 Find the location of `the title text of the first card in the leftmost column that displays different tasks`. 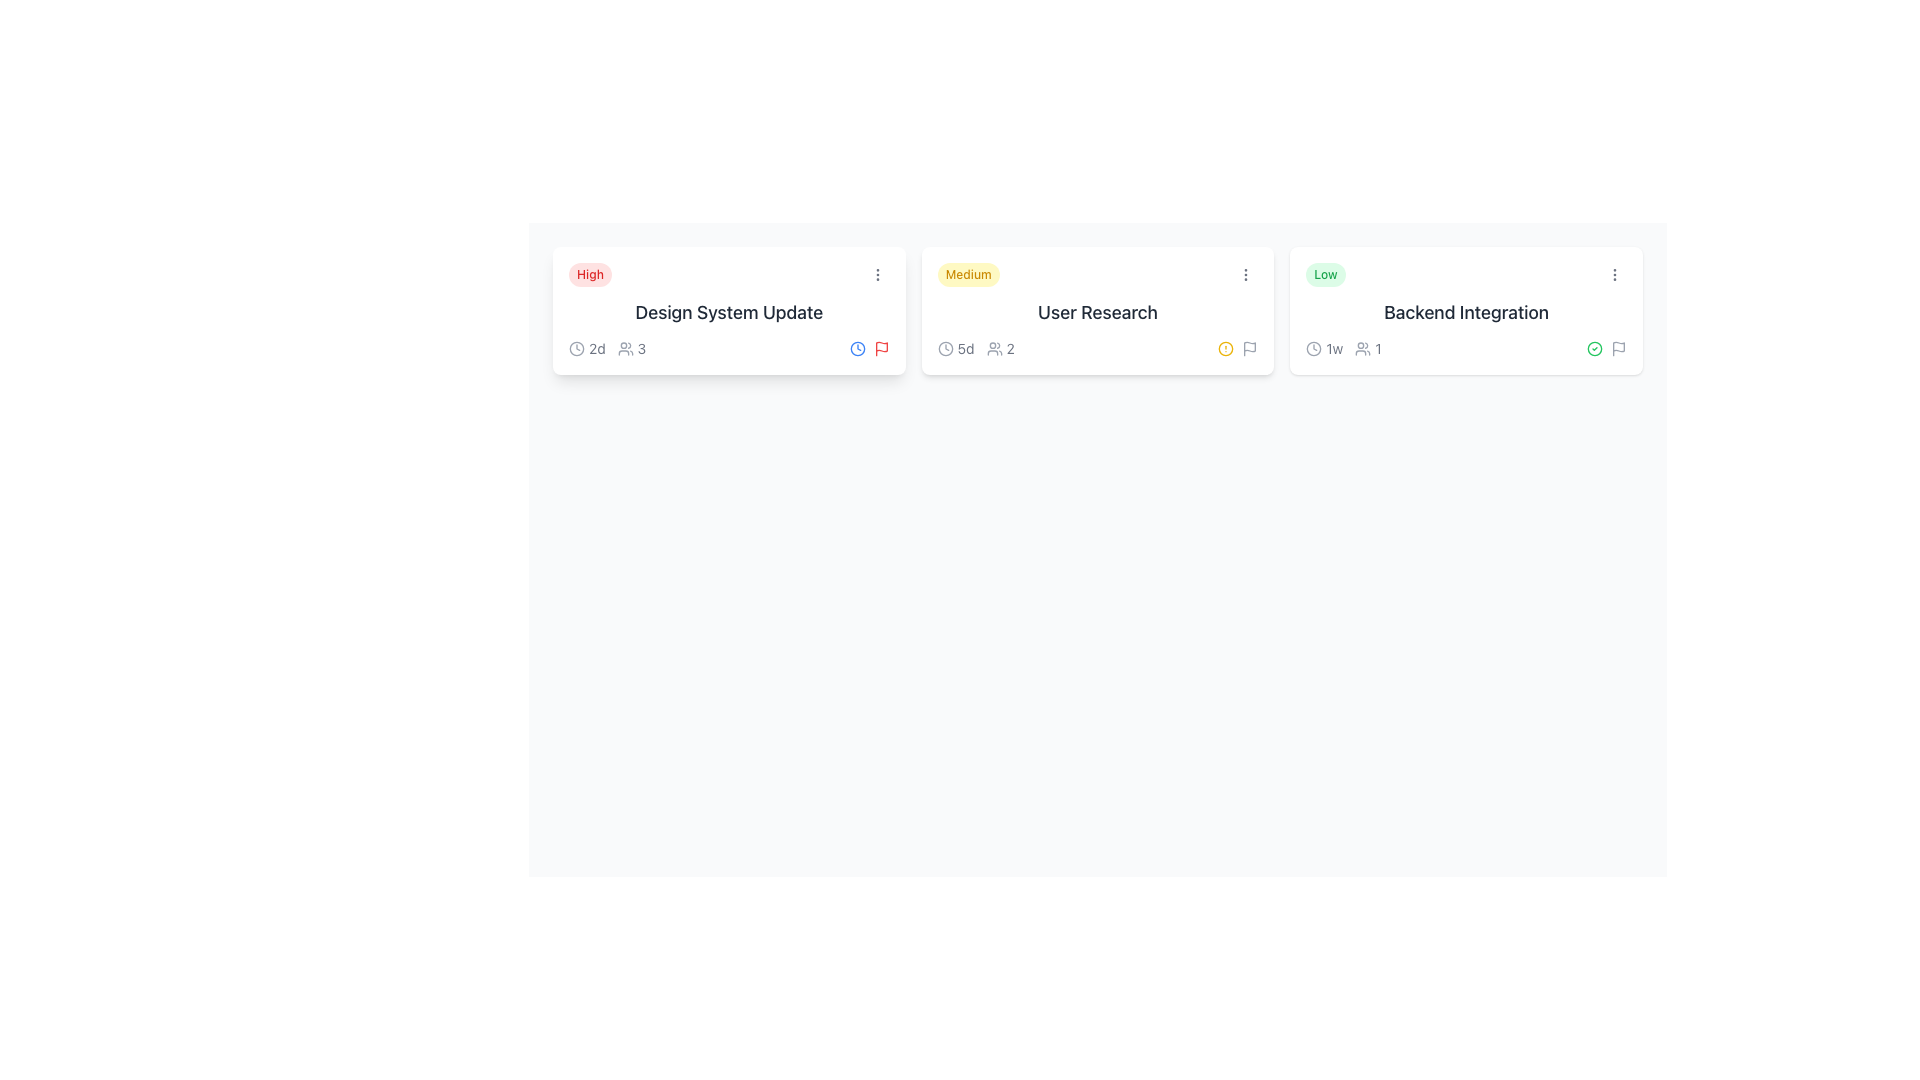

the title text of the first card in the leftmost column that displays different tasks is located at coordinates (728, 312).